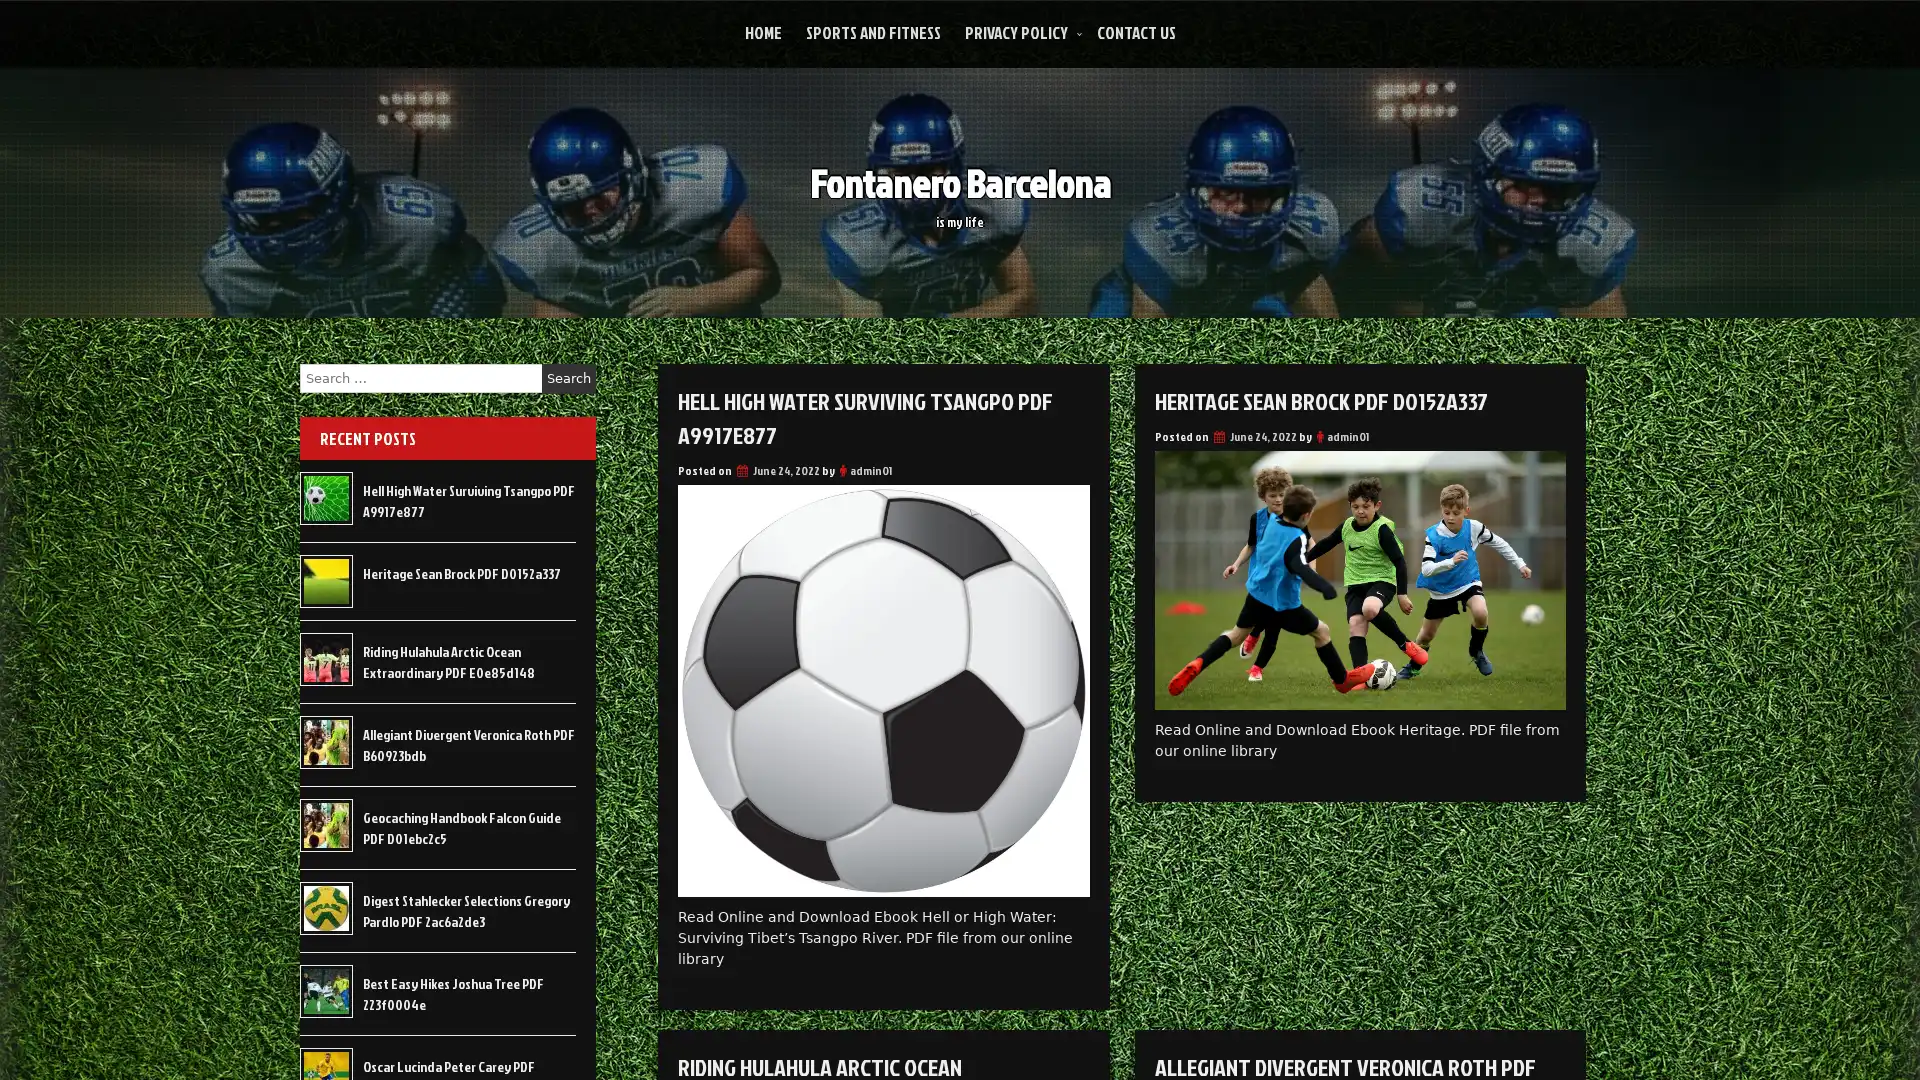 The width and height of the screenshot is (1920, 1080). What do you see at coordinates (568, 378) in the screenshot?
I see `Search` at bounding box center [568, 378].